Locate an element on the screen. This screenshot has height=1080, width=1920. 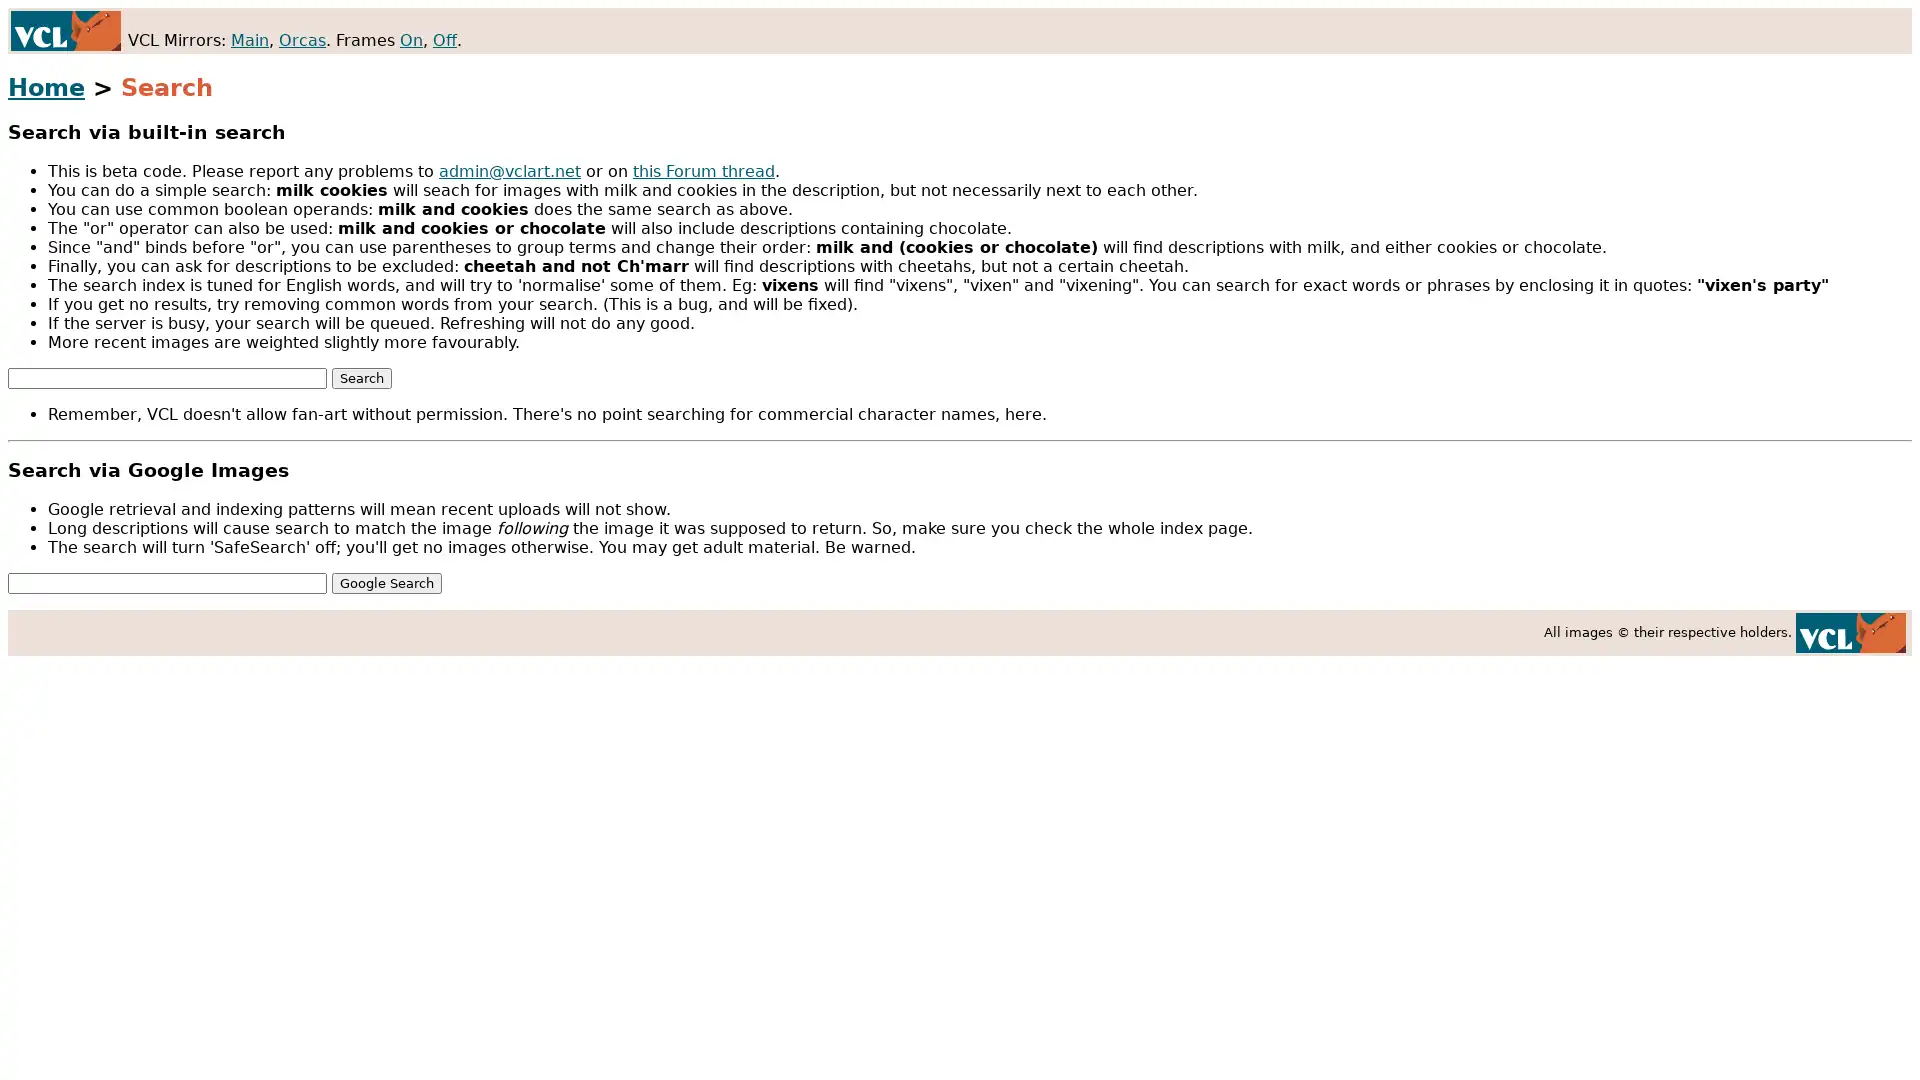
Google Search is located at coordinates (387, 582).